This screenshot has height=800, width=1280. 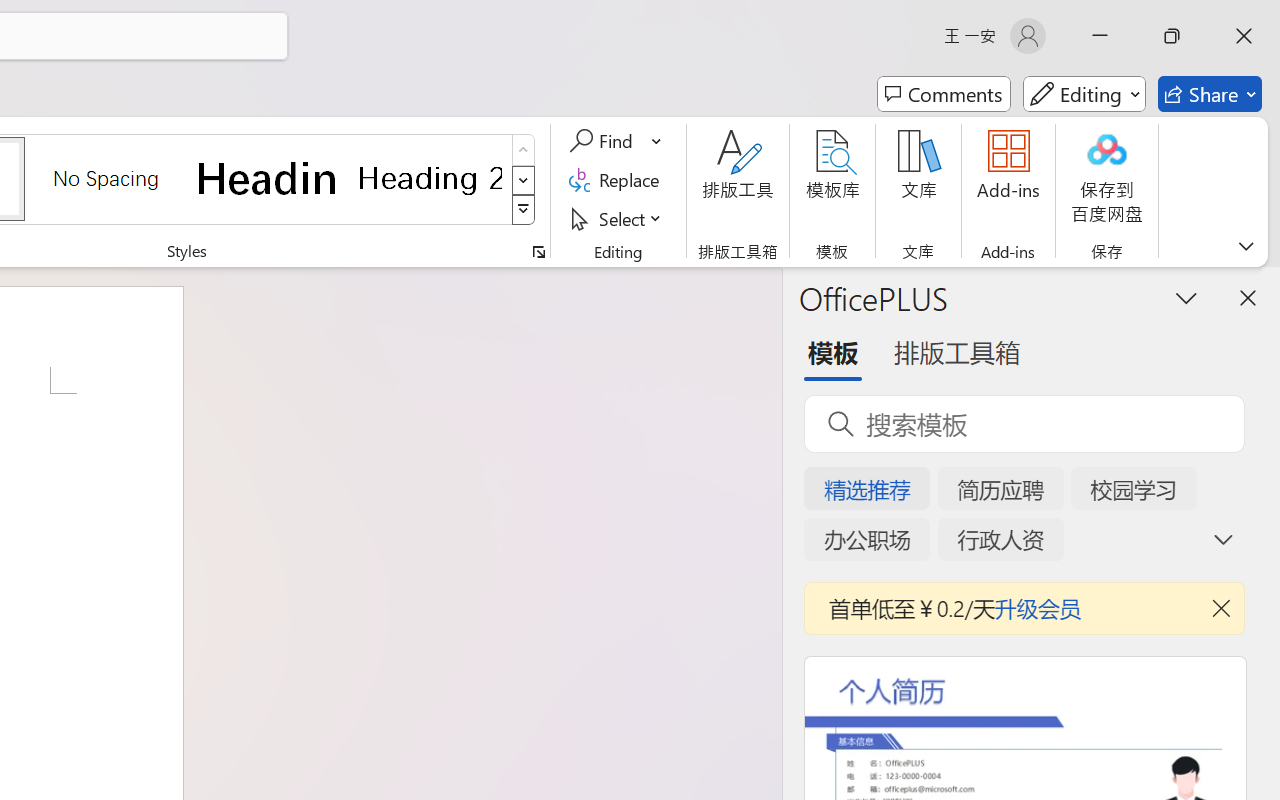 What do you see at coordinates (1187, 297) in the screenshot?
I see `'Task Pane Options'` at bounding box center [1187, 297].